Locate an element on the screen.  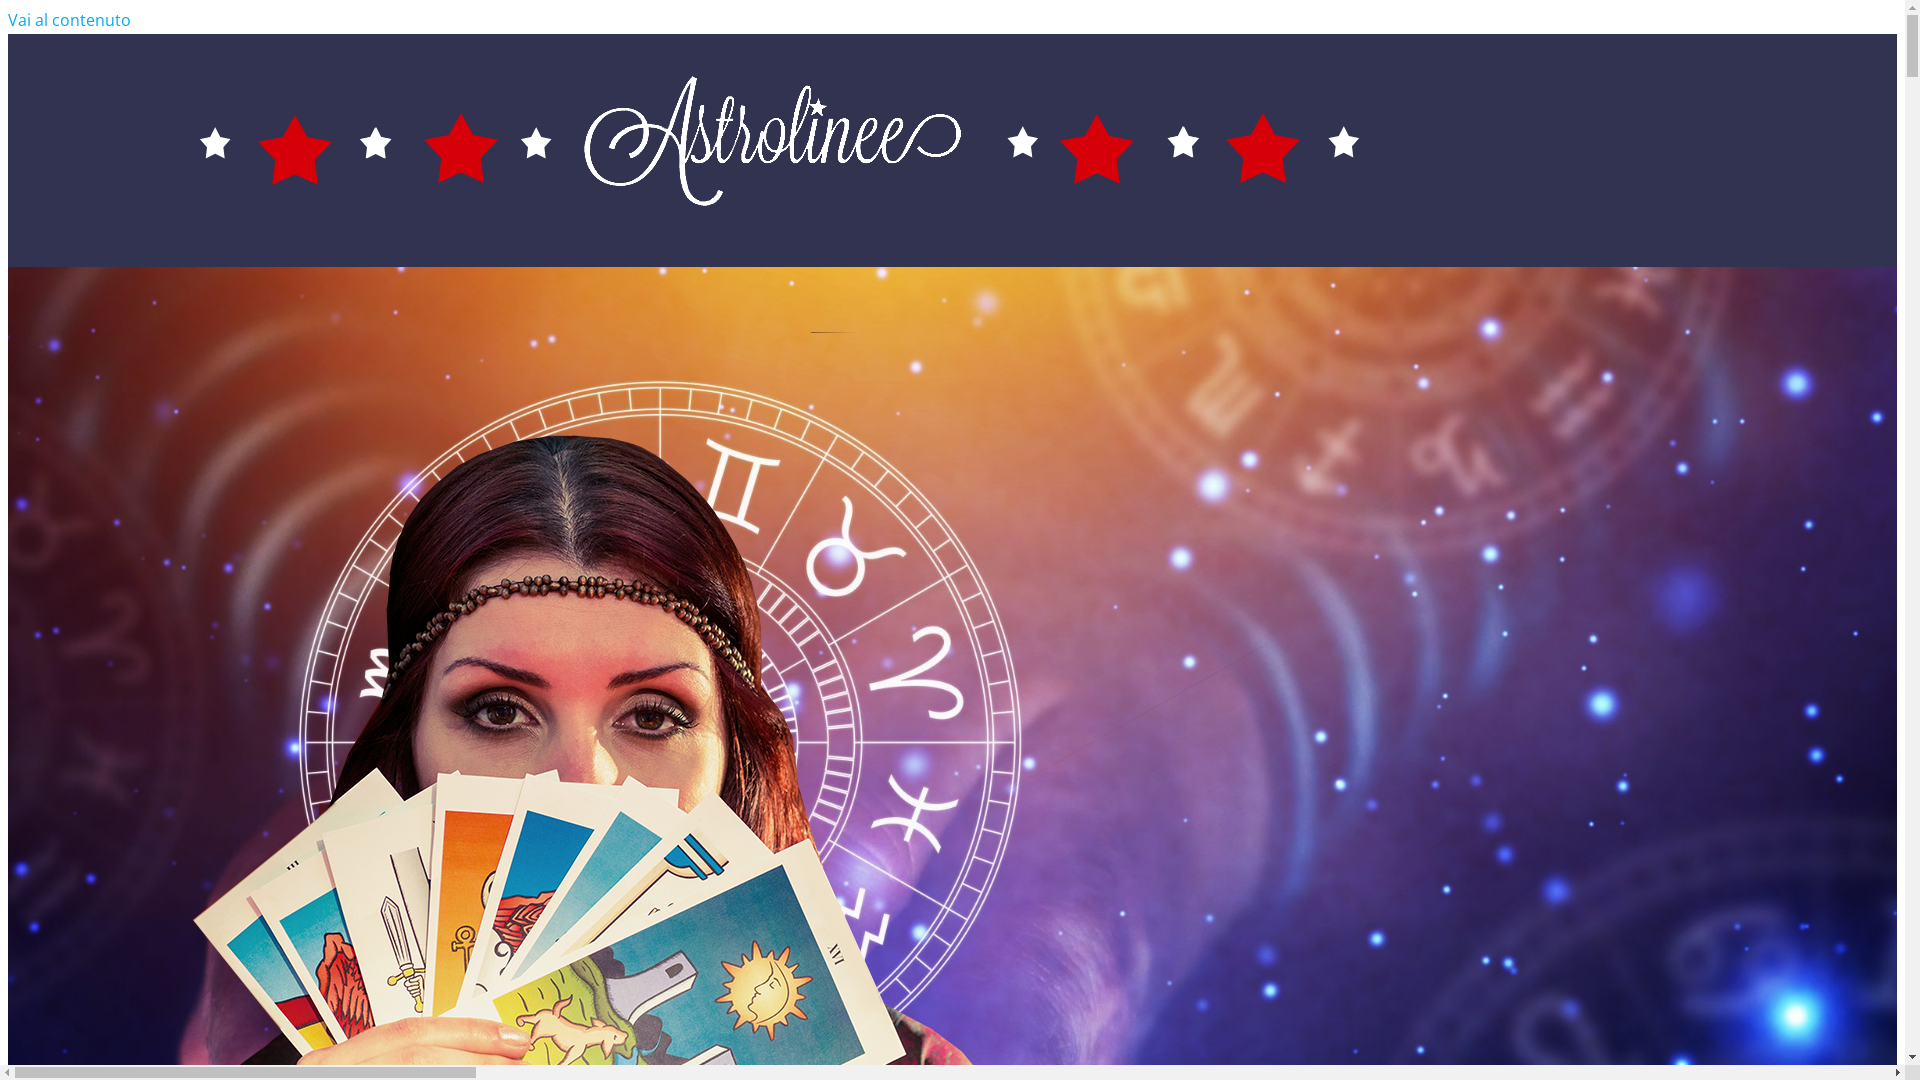
'Vai al contenuto' is located at coordinates (69, 19).